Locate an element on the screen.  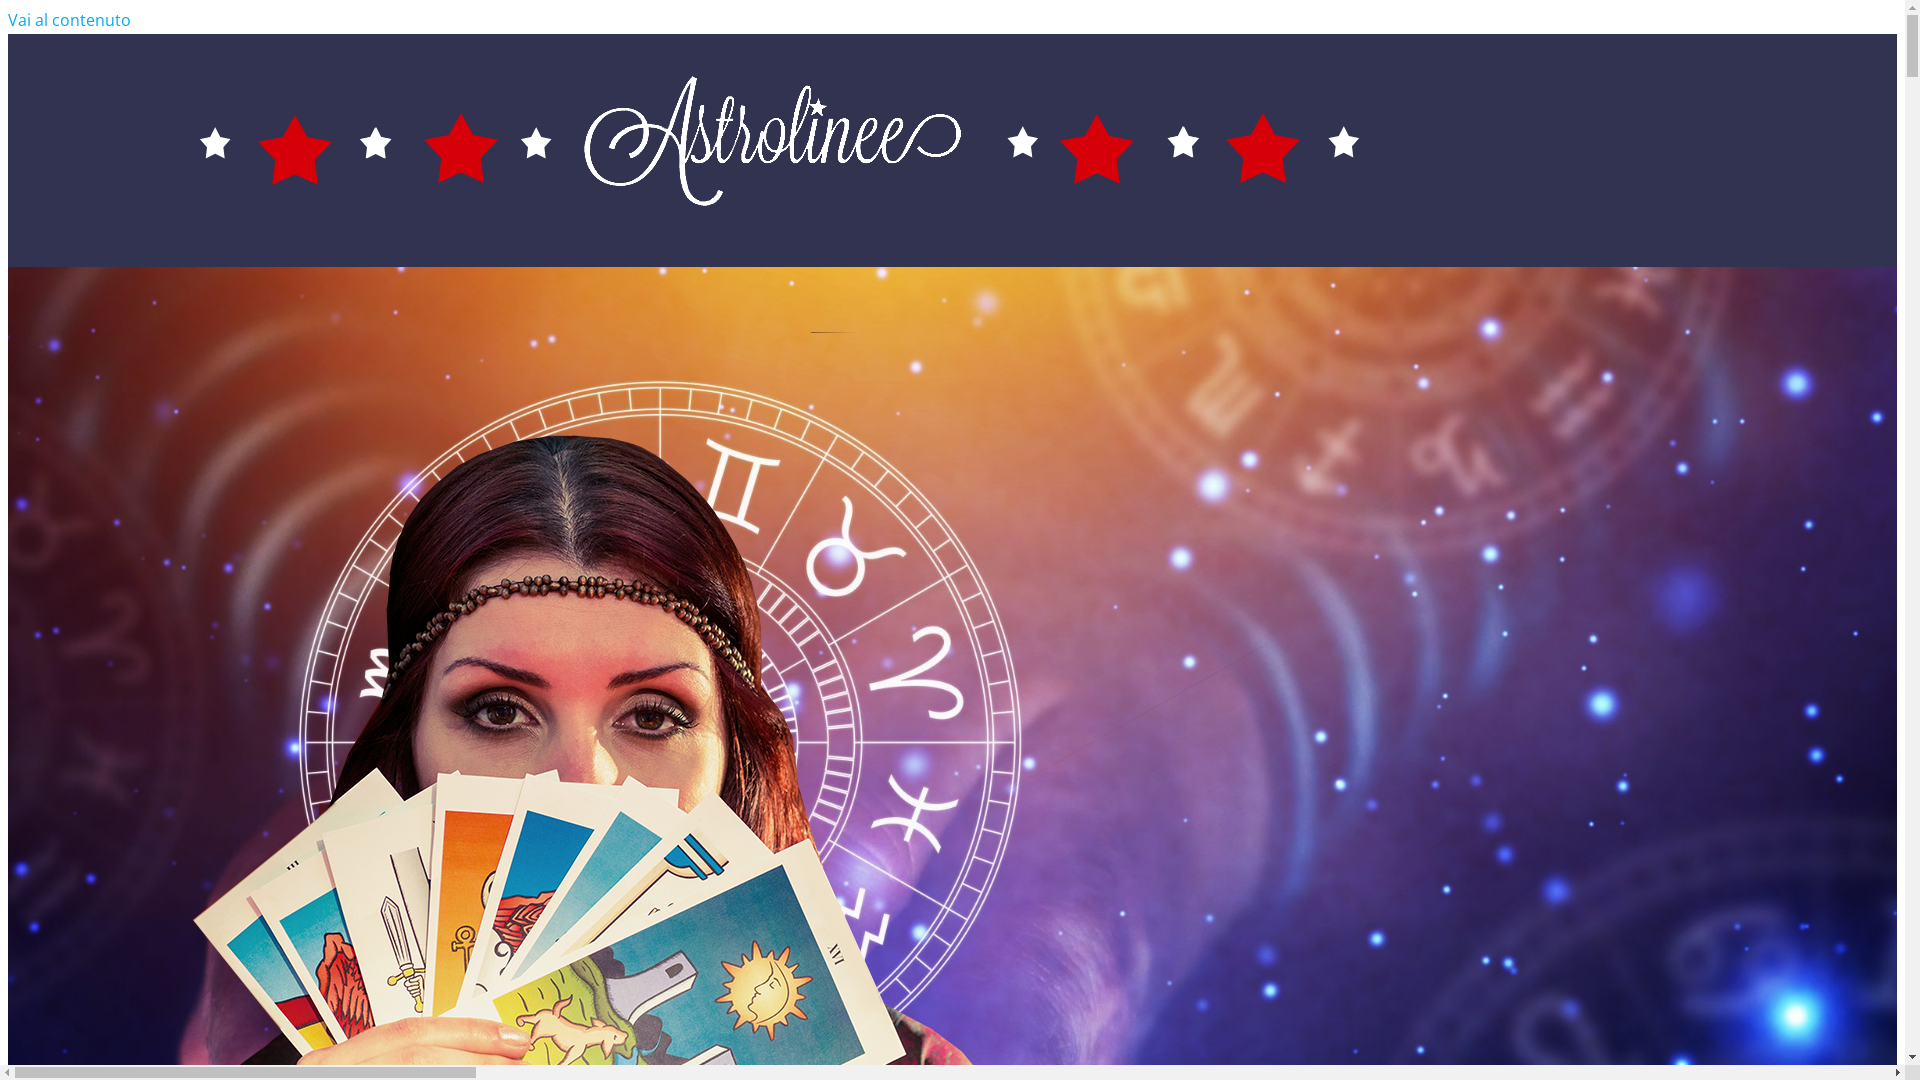
'Vai al contenuto' is located at coordinates (69, 19).